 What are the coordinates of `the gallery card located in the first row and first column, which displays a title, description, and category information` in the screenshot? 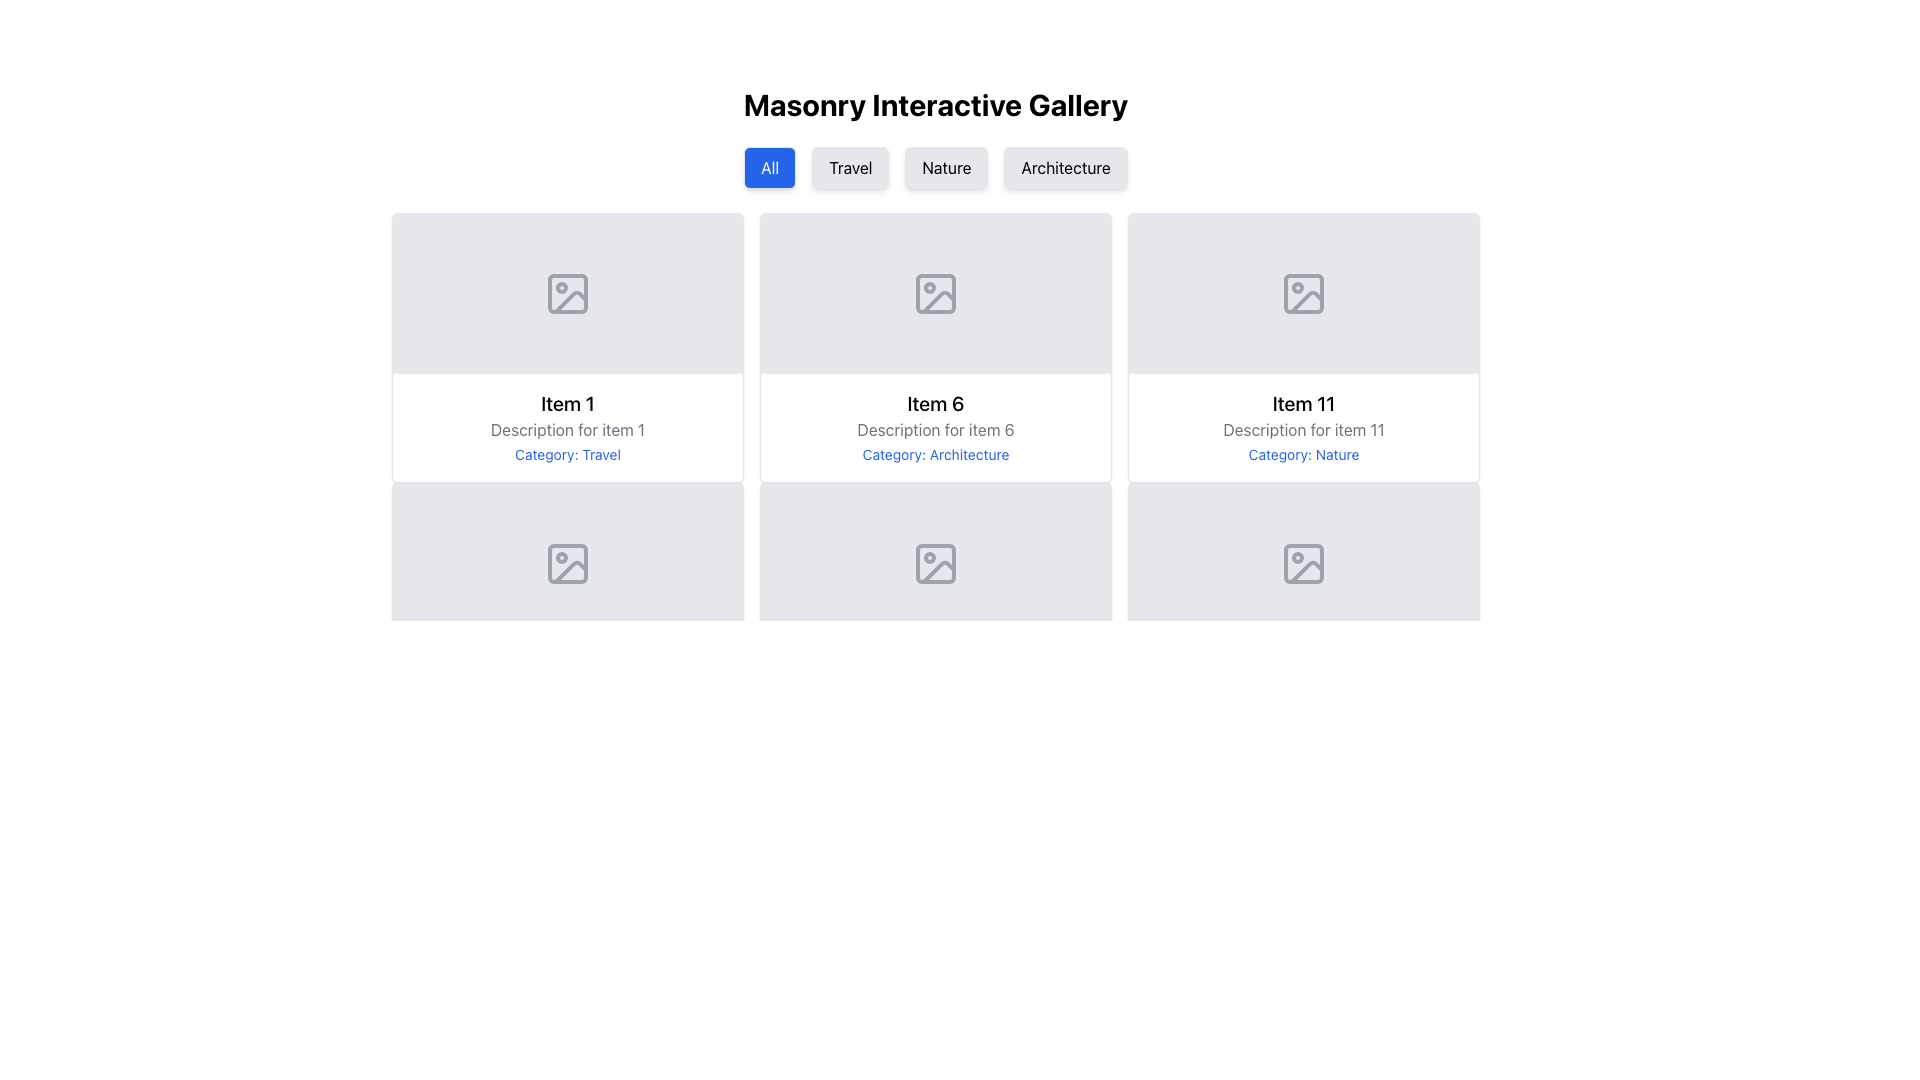 It's located at (566, 346).